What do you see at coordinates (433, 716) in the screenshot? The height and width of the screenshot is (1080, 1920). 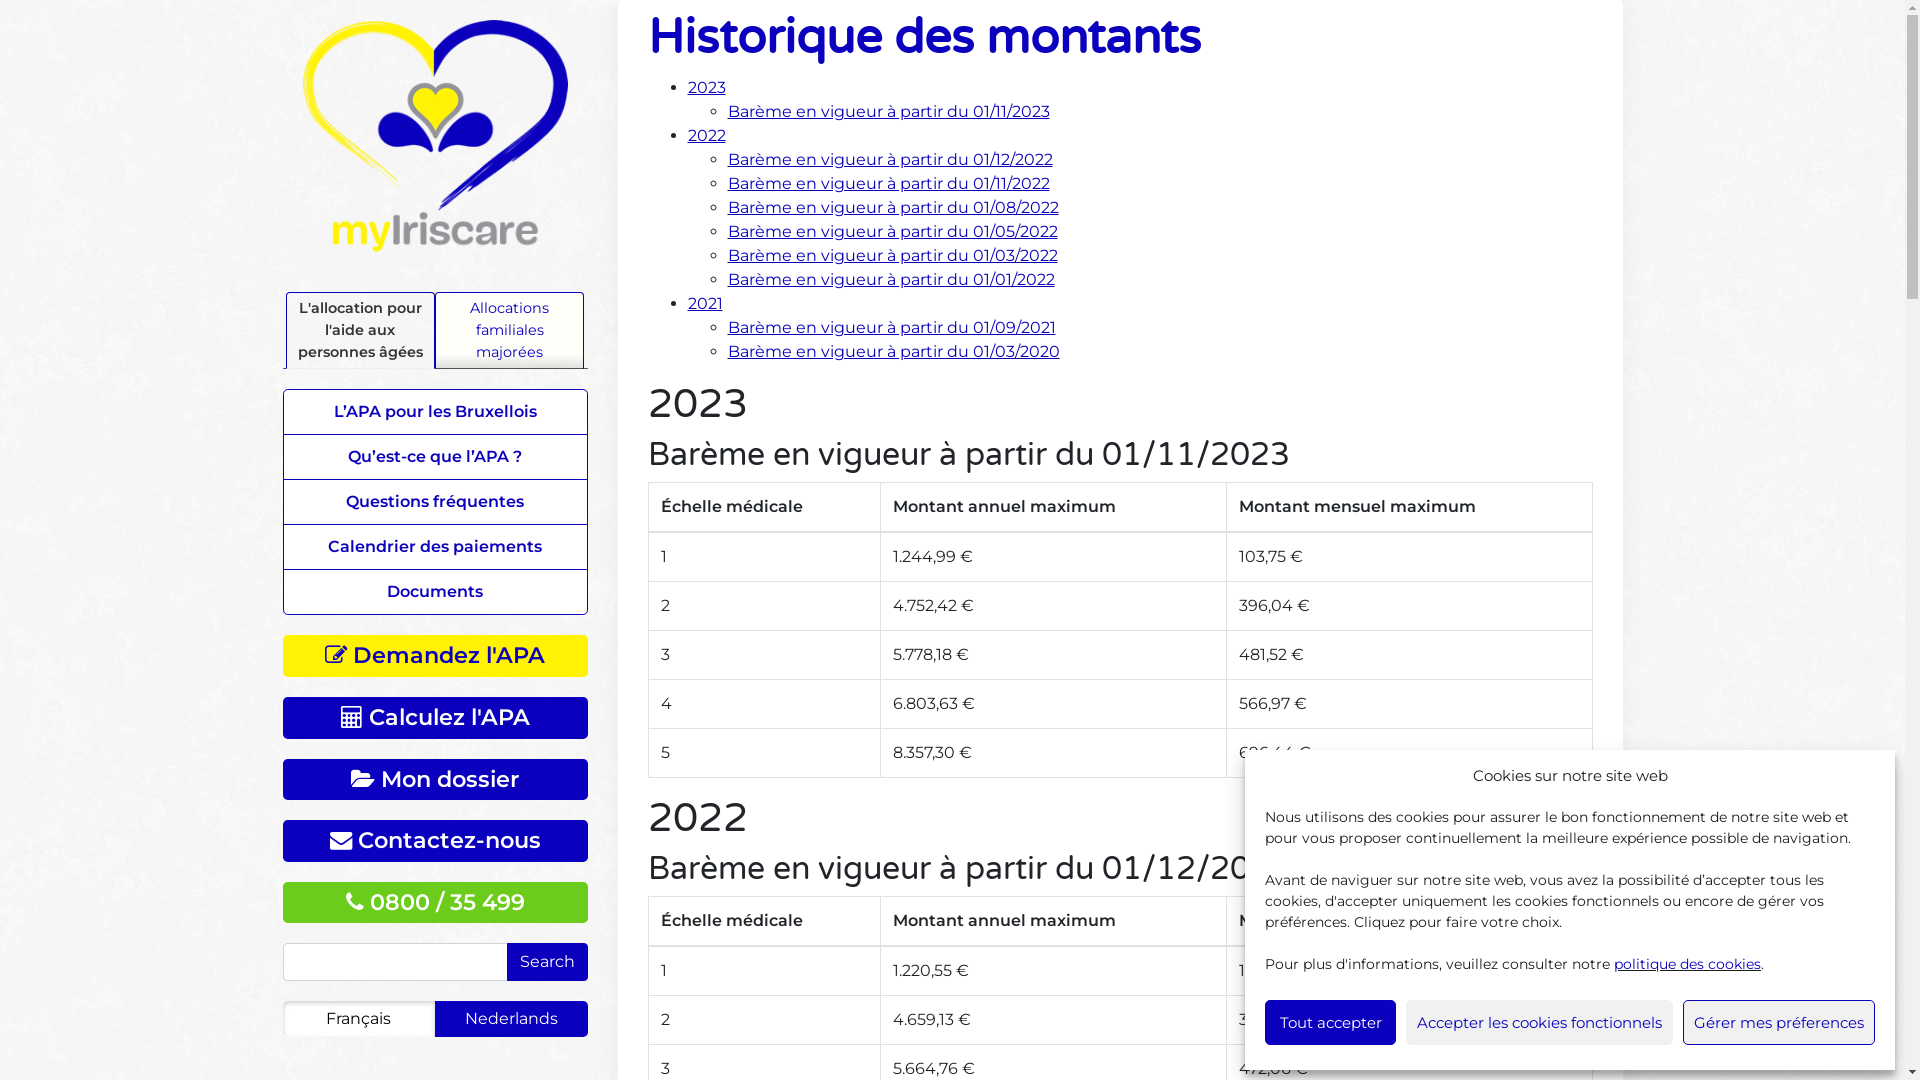 I see `'Calculez l'APA'` at bounding box center [433, 716].